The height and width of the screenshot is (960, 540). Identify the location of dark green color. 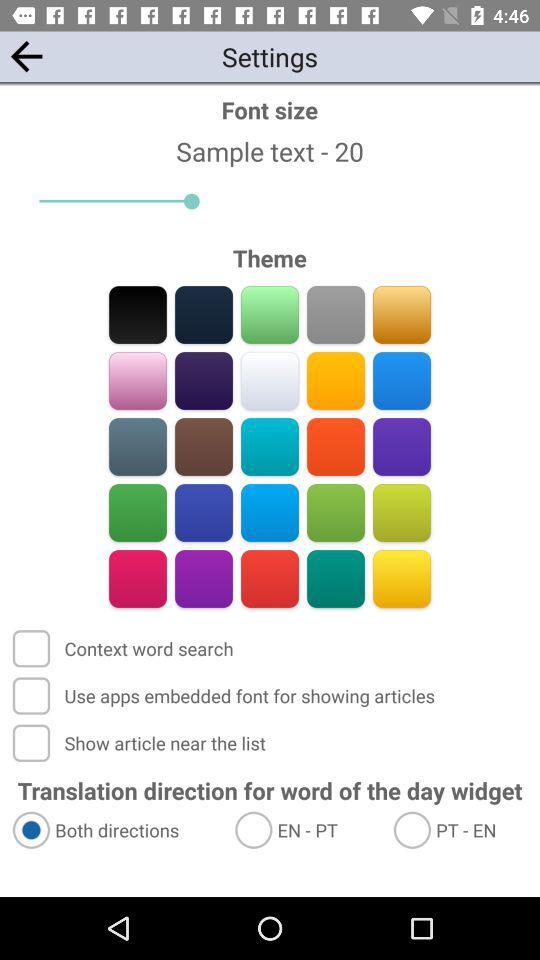
(335, 578).